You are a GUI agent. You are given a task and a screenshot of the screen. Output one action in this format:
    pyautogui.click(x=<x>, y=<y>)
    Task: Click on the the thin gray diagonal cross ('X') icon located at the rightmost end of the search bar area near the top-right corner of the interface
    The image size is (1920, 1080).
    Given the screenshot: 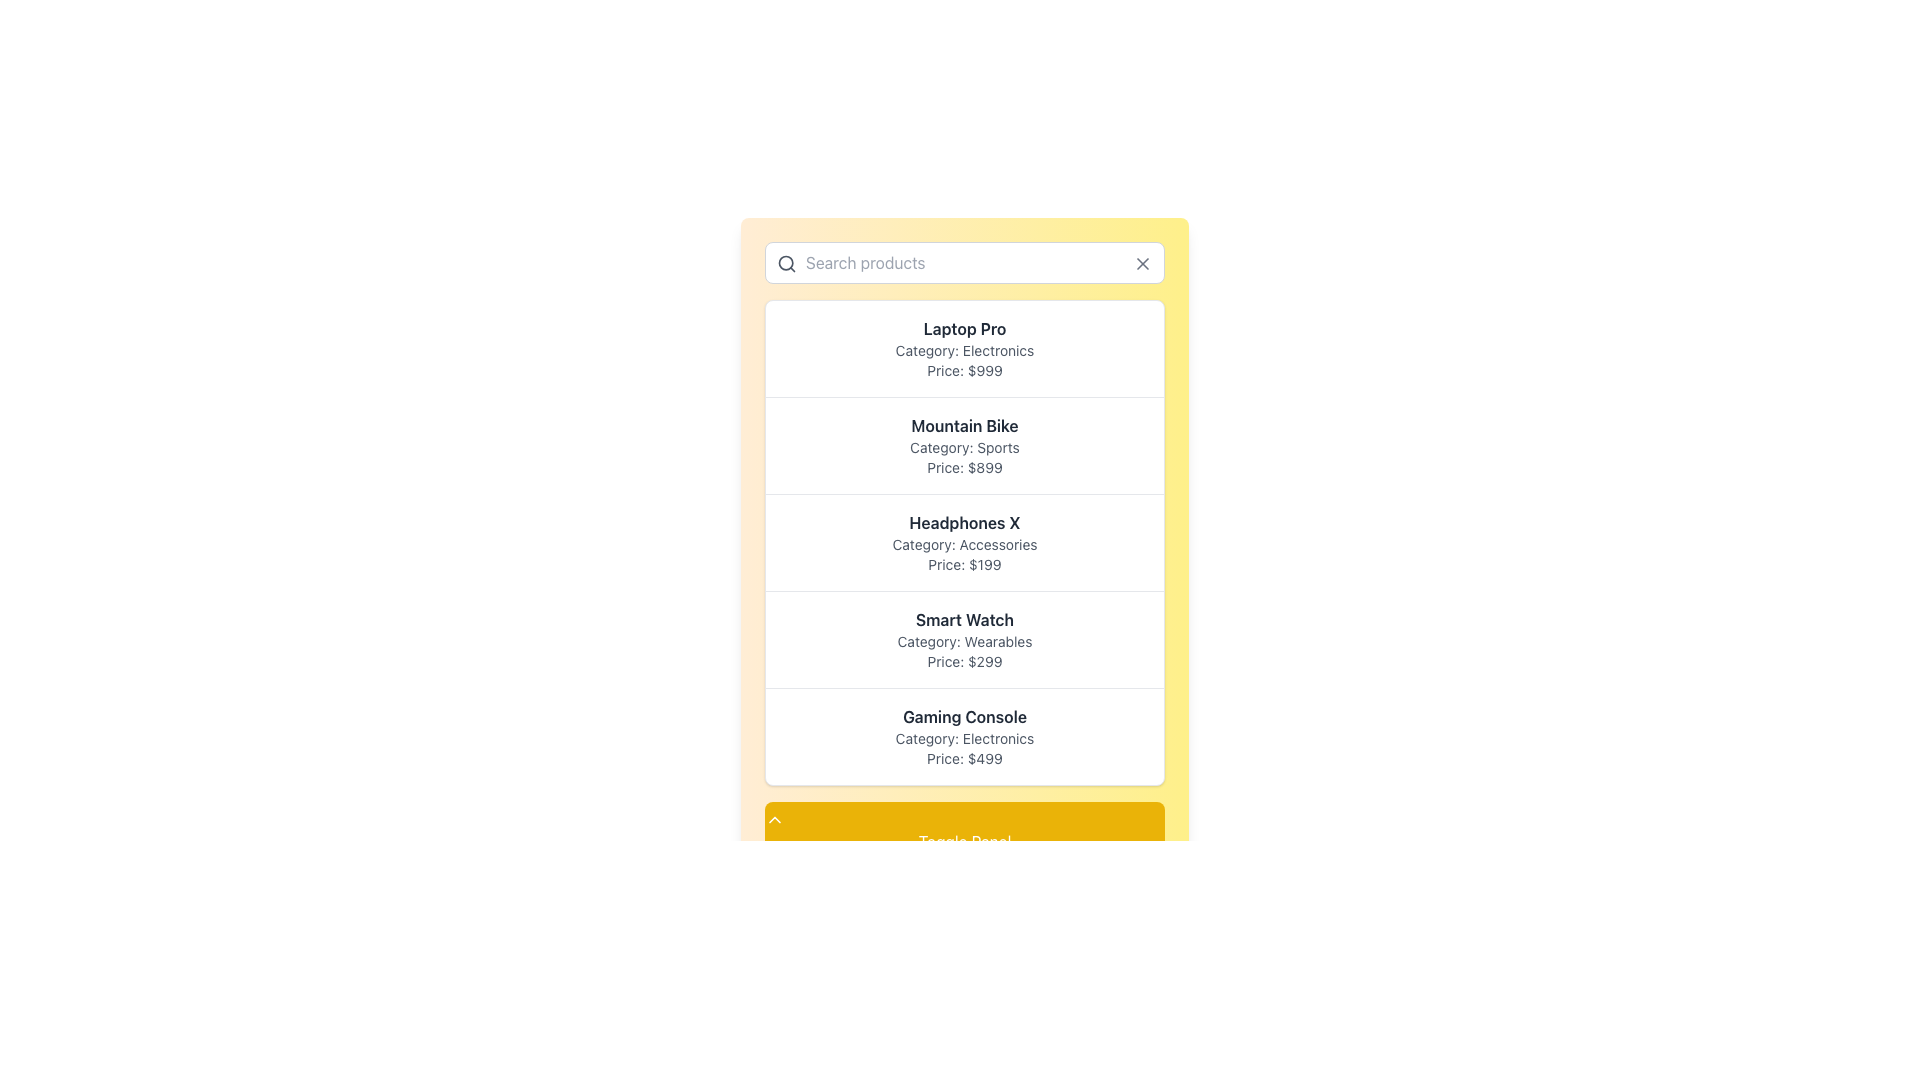 What is the action you would take?
    pyautogui.click(x=1142, y=262)
    